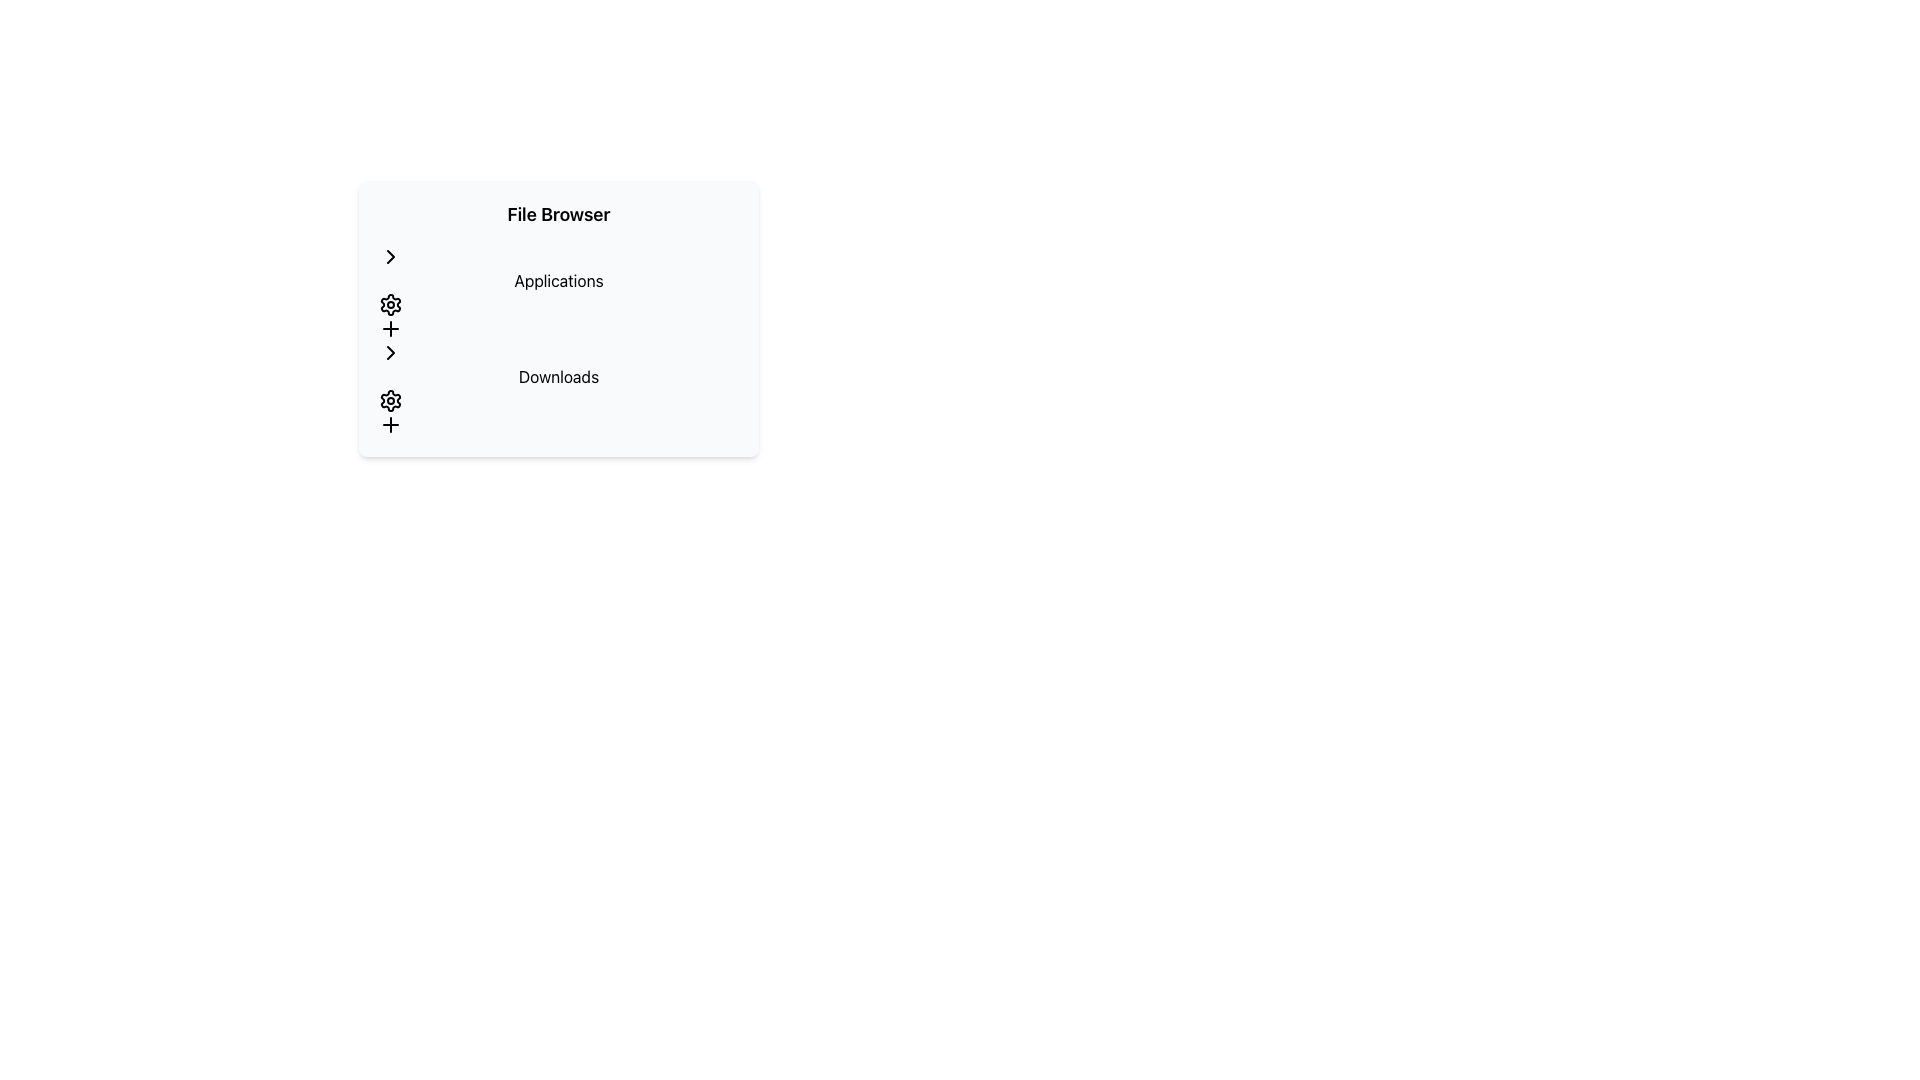  Describe the element at coordinates (558, 293) in the screenshot. I see `the first row labeled 'Applications' in the list beneath the 'File Browser' header` at that location.